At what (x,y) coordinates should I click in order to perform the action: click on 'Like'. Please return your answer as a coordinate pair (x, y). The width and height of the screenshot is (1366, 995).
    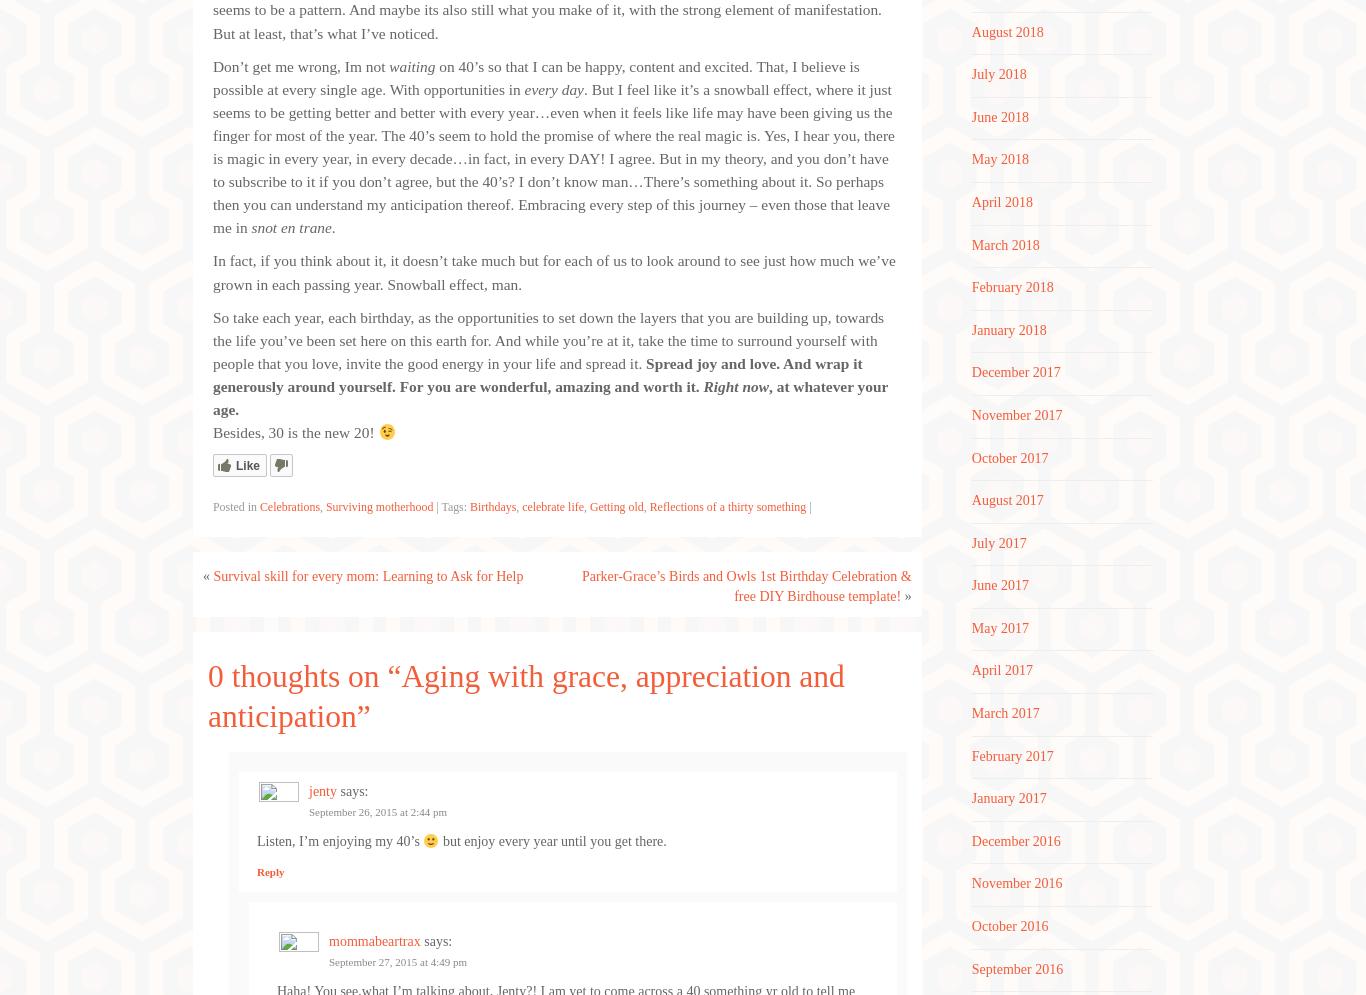
    Looking at the image, I should click on (248, 464).